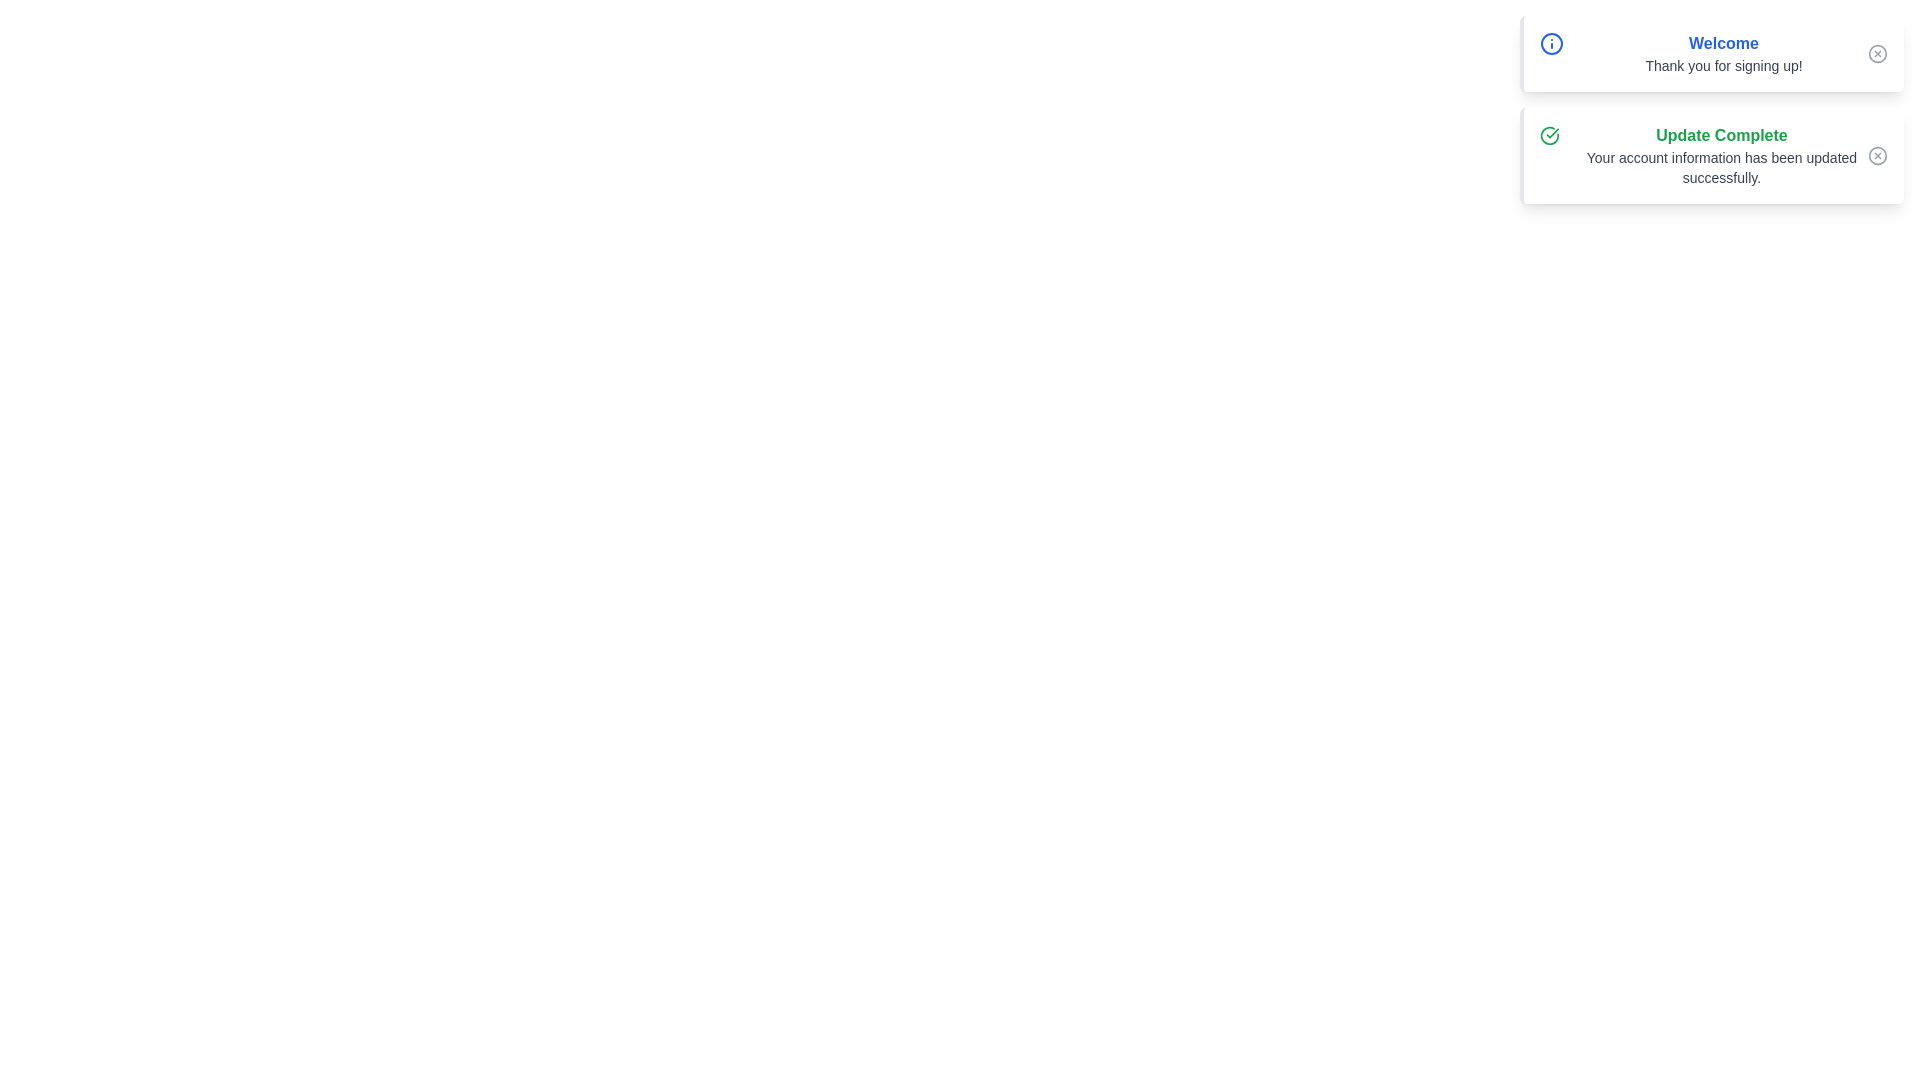  Describe the element at coordinates (1720, 154) in the screenshot. I see `the notification message indicating the successful update of account information for accessibility` at that location.